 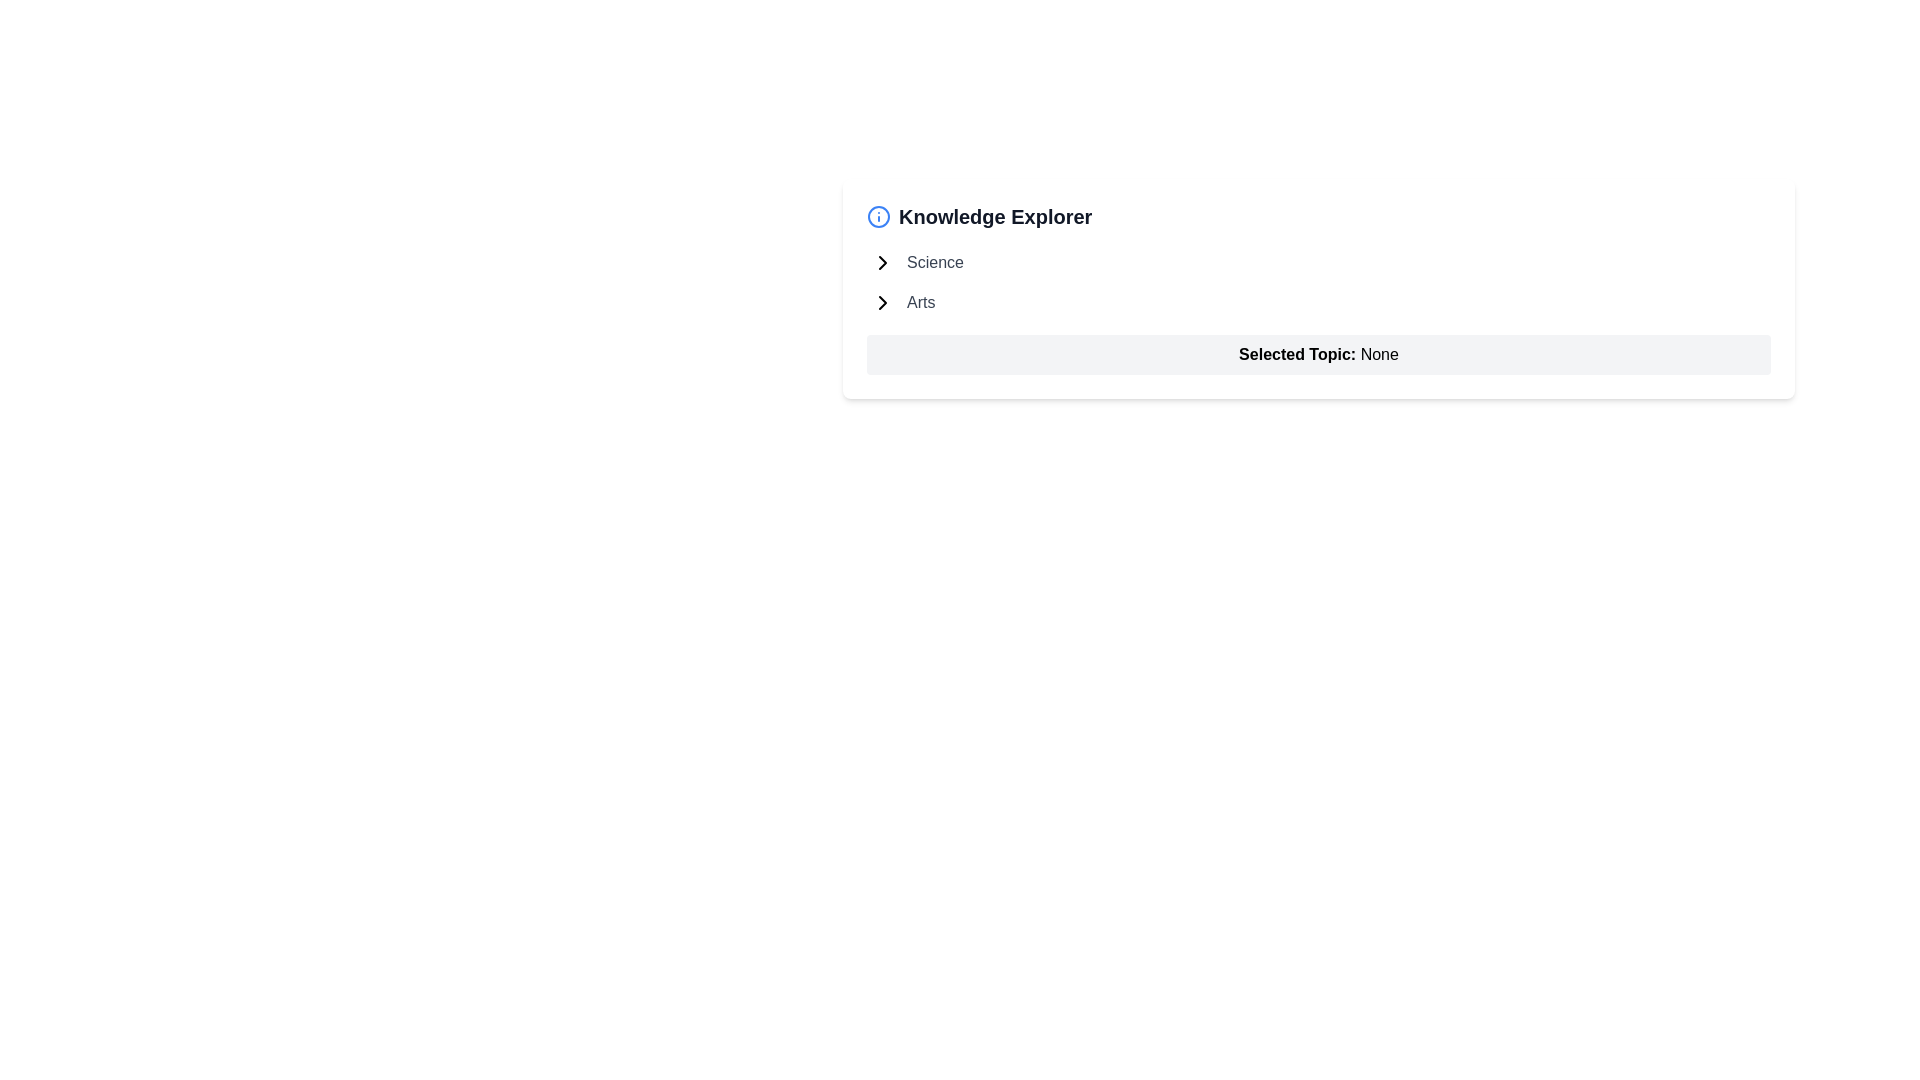 I want to click on the right-pointing arrow icon located next to the 'Science' text, so click(x=882, y=261).